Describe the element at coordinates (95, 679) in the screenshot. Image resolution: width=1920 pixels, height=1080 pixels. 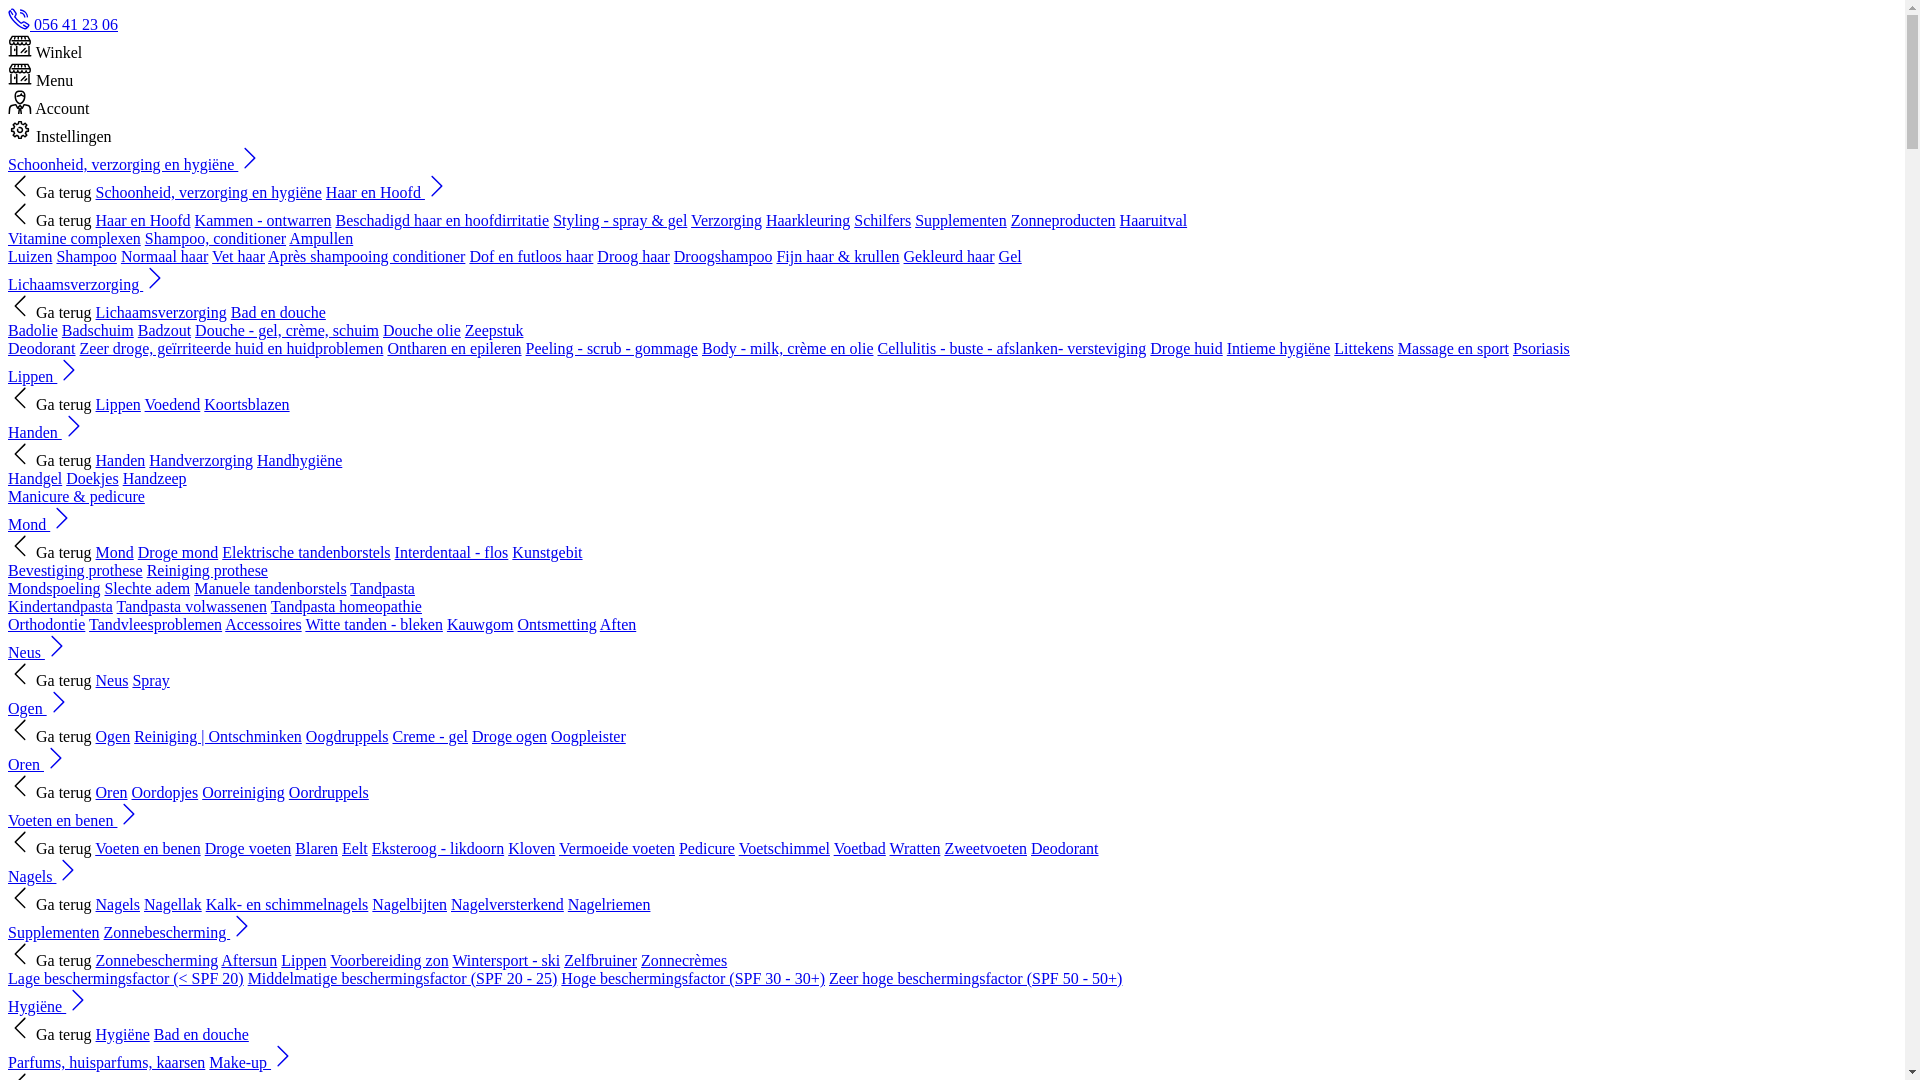
I see `'Neus'` at that location.